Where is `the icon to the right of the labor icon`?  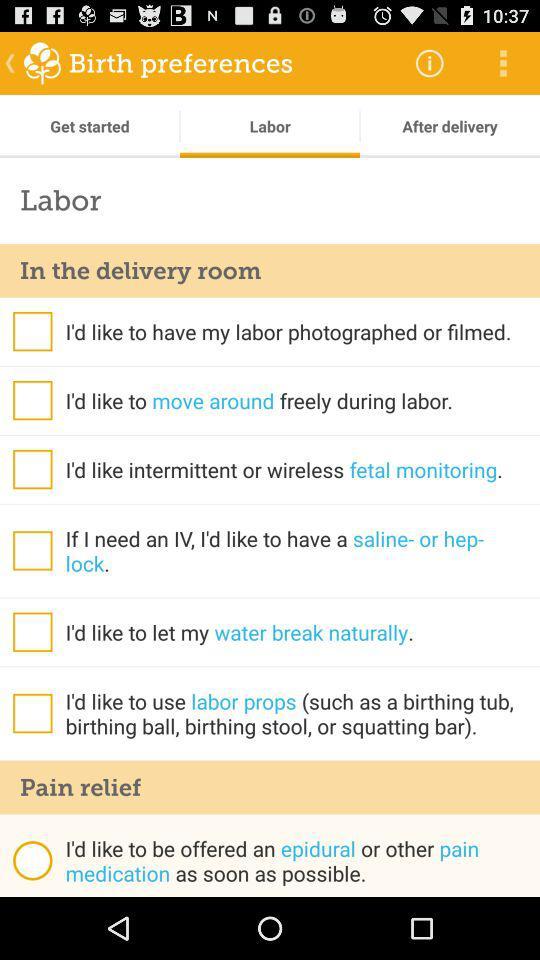 the icon to the right of the labor icon is located at coordinates (449, 125).